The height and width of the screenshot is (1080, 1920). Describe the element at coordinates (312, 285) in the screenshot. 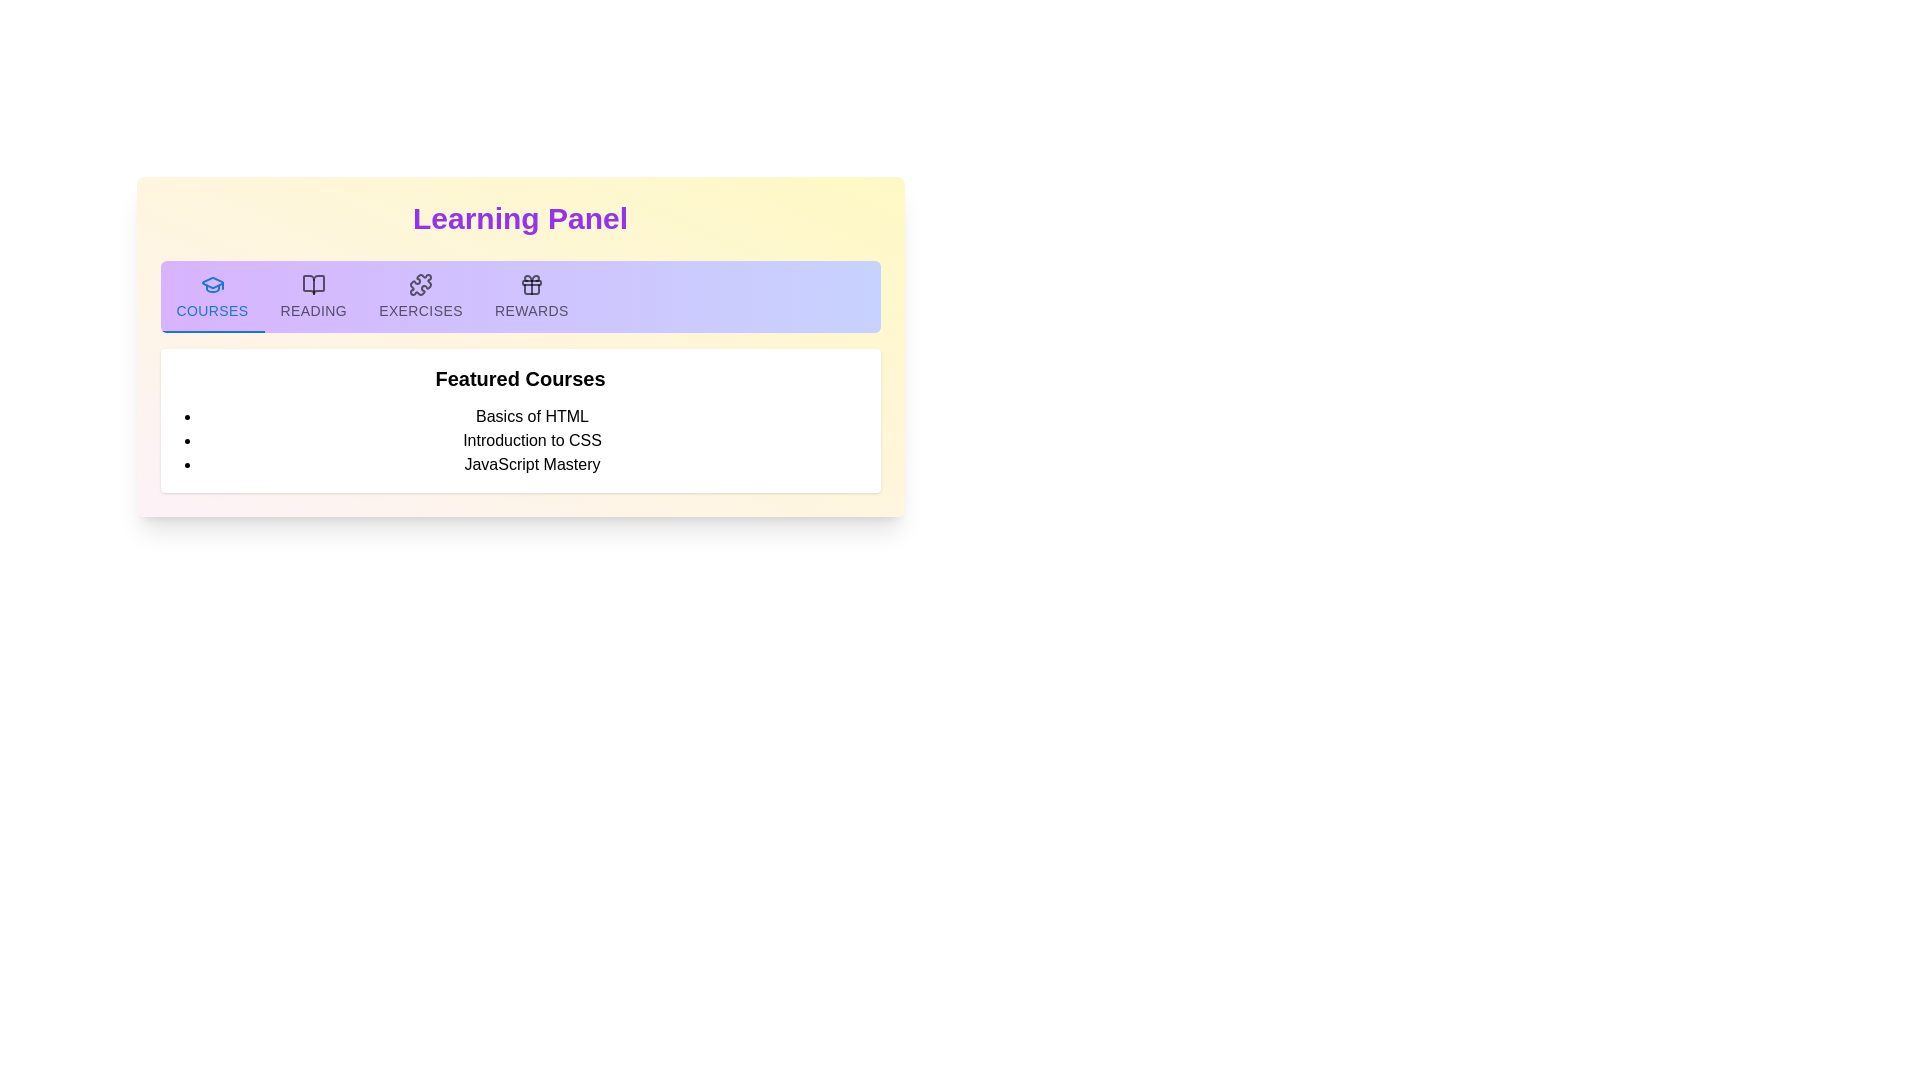

I see `the open-book icon located in the 'READING' tab, which is the second icon in the horizontal tab menu at the top of the user panel` at that location.